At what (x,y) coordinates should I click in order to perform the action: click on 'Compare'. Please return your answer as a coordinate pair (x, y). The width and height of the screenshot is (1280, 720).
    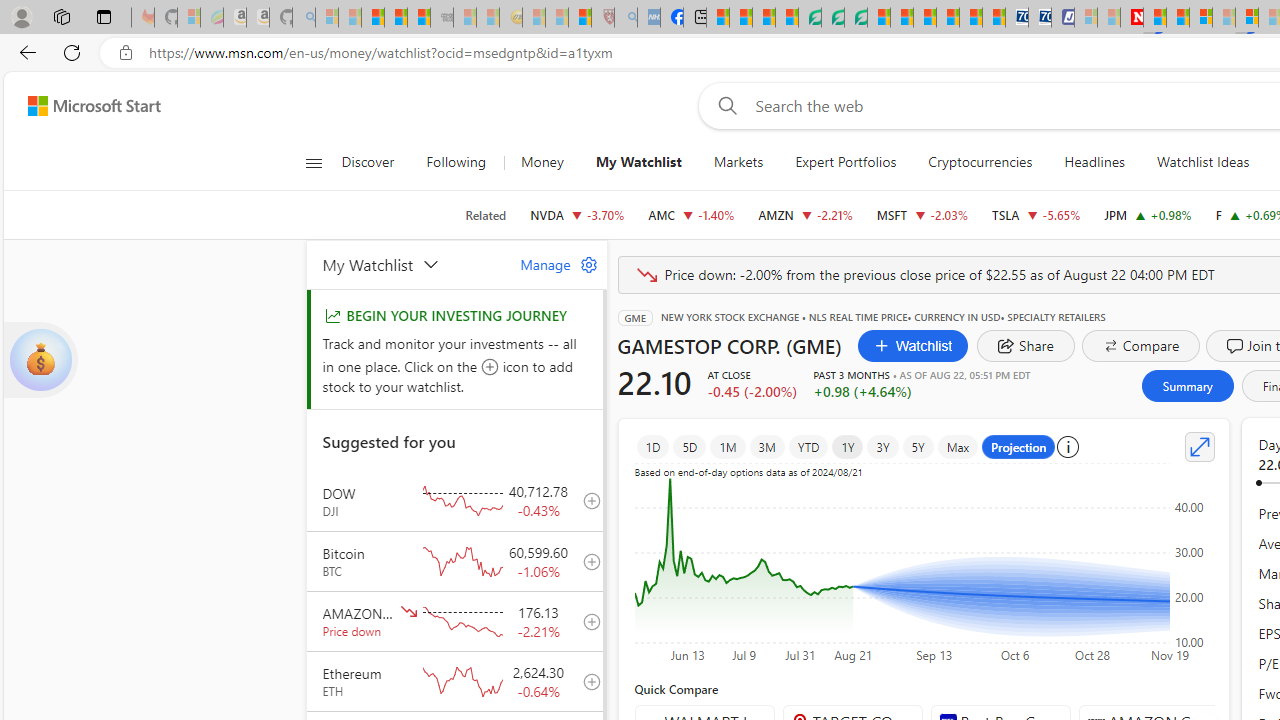
    Looking at the image, I should click on (1141, 344).